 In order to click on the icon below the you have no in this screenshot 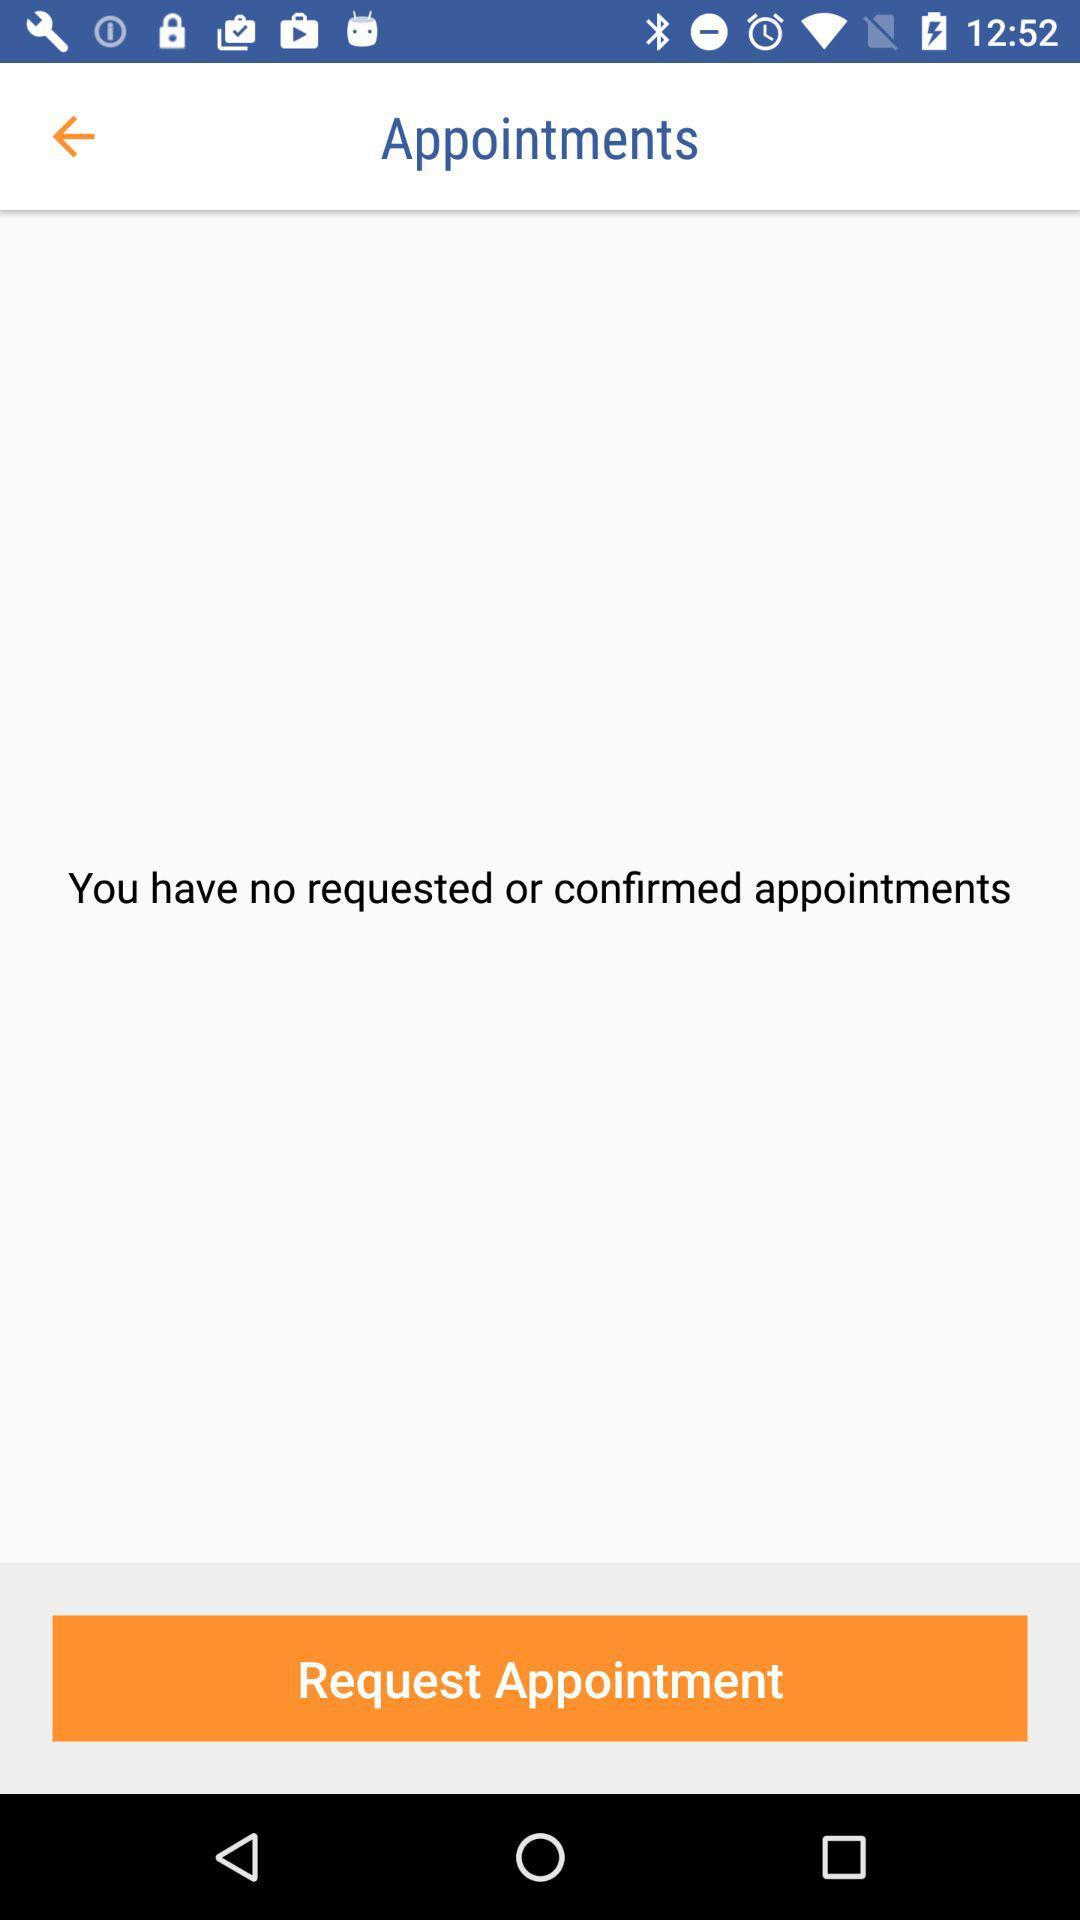, I will do `click(540, 1678)`.